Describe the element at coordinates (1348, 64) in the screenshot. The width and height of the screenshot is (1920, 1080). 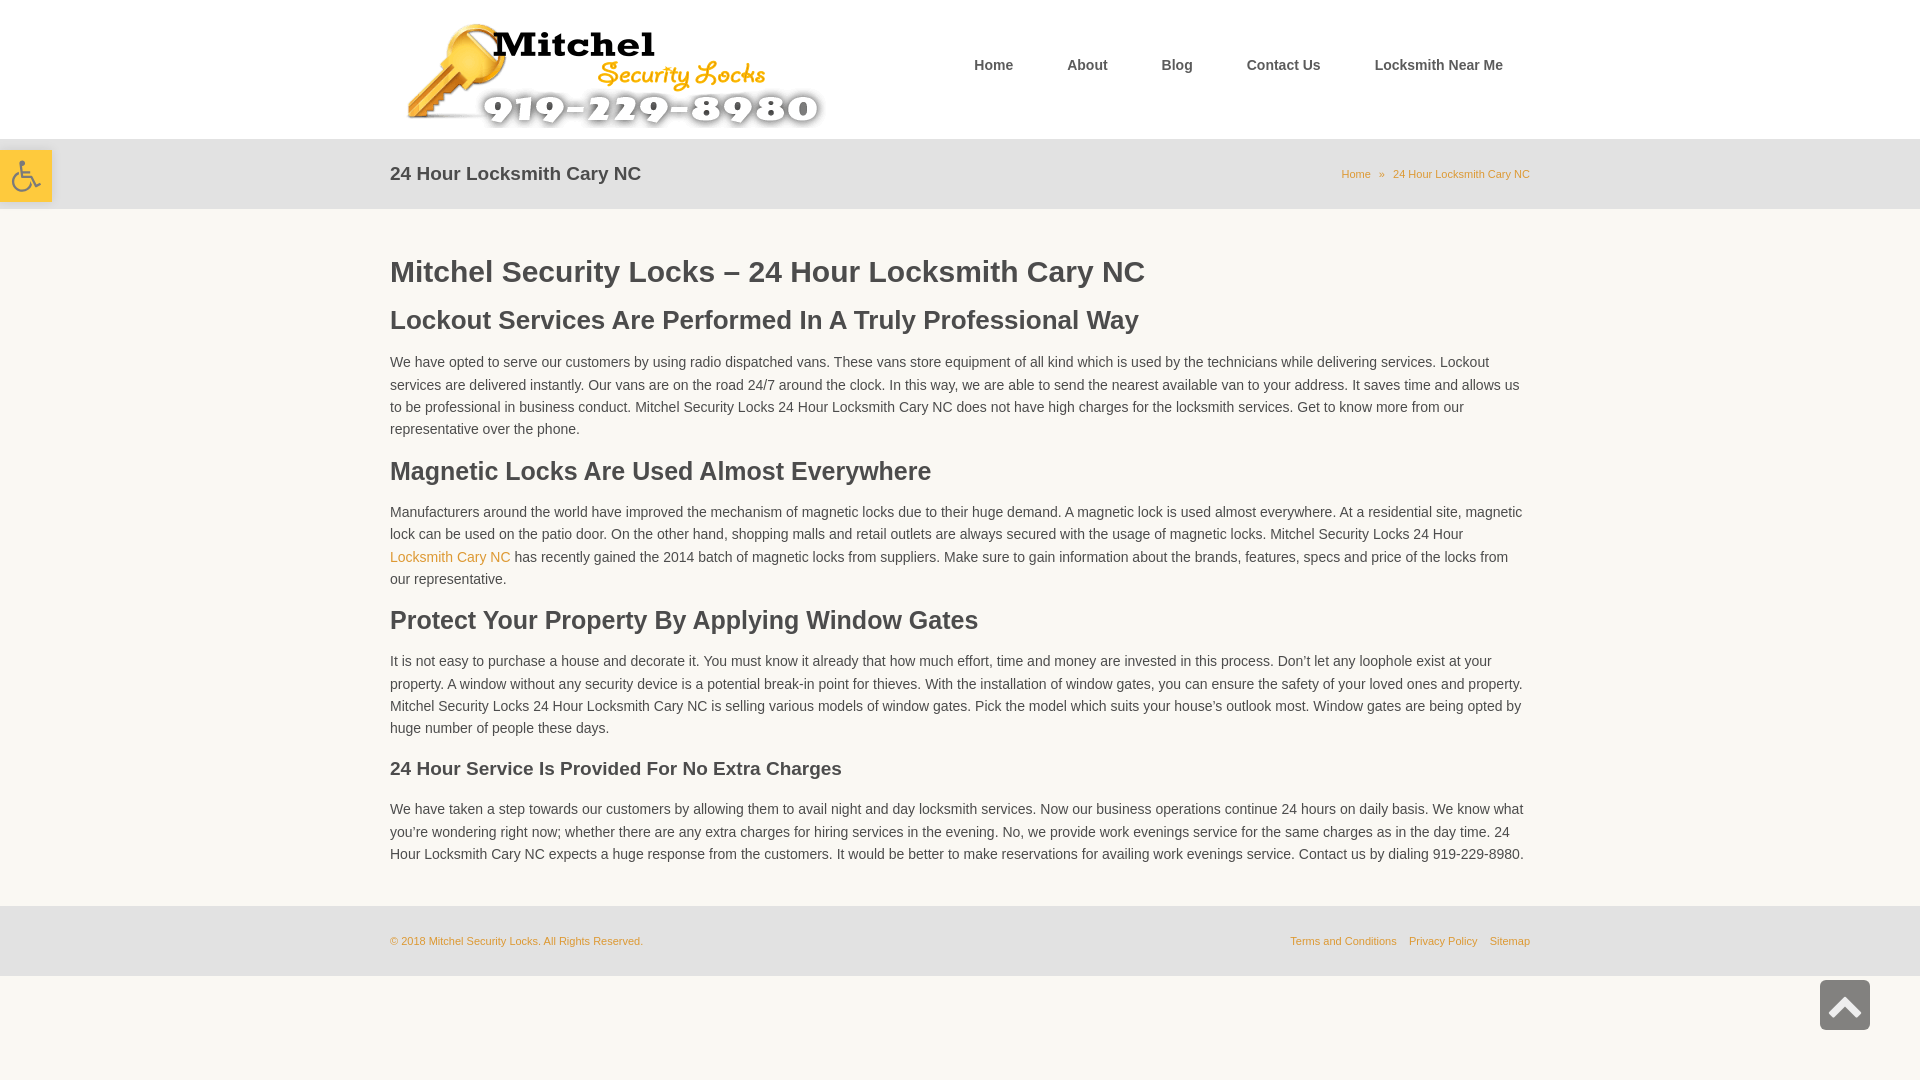
I see `'Locksmith Near Me'` at that location.